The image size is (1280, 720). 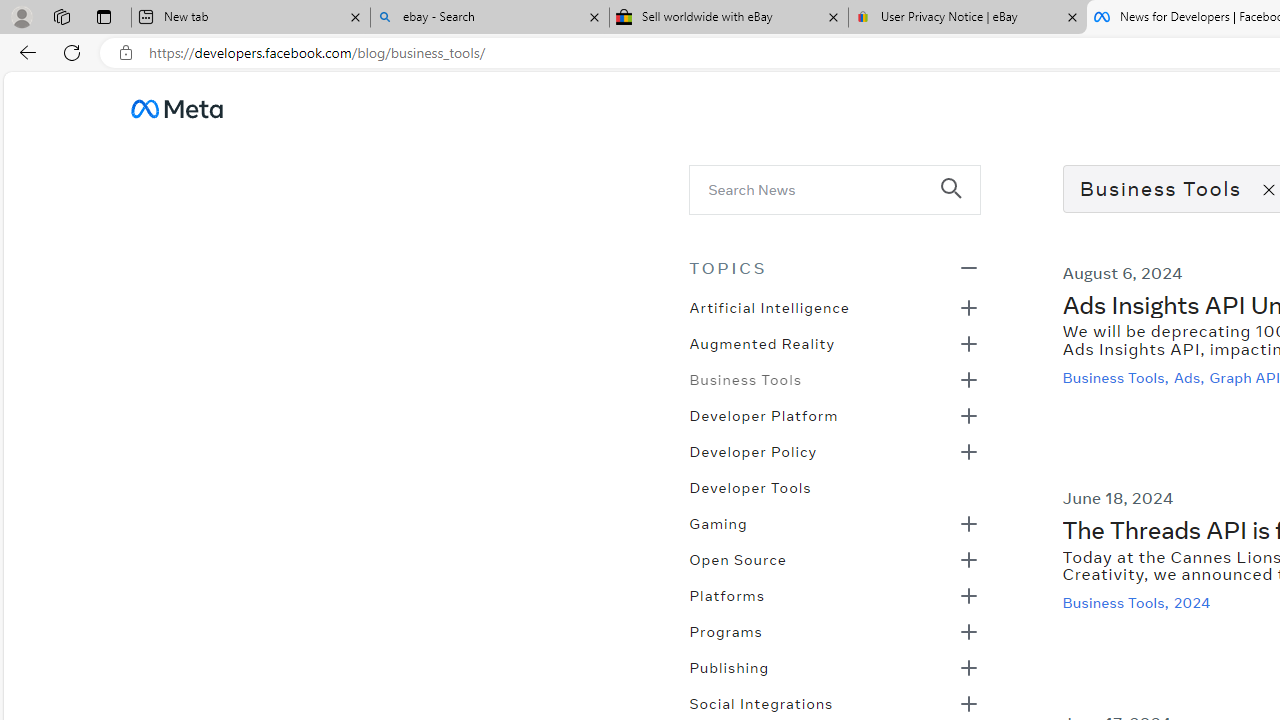 I want to click on 'Open Source', so click(x=736, y=558).